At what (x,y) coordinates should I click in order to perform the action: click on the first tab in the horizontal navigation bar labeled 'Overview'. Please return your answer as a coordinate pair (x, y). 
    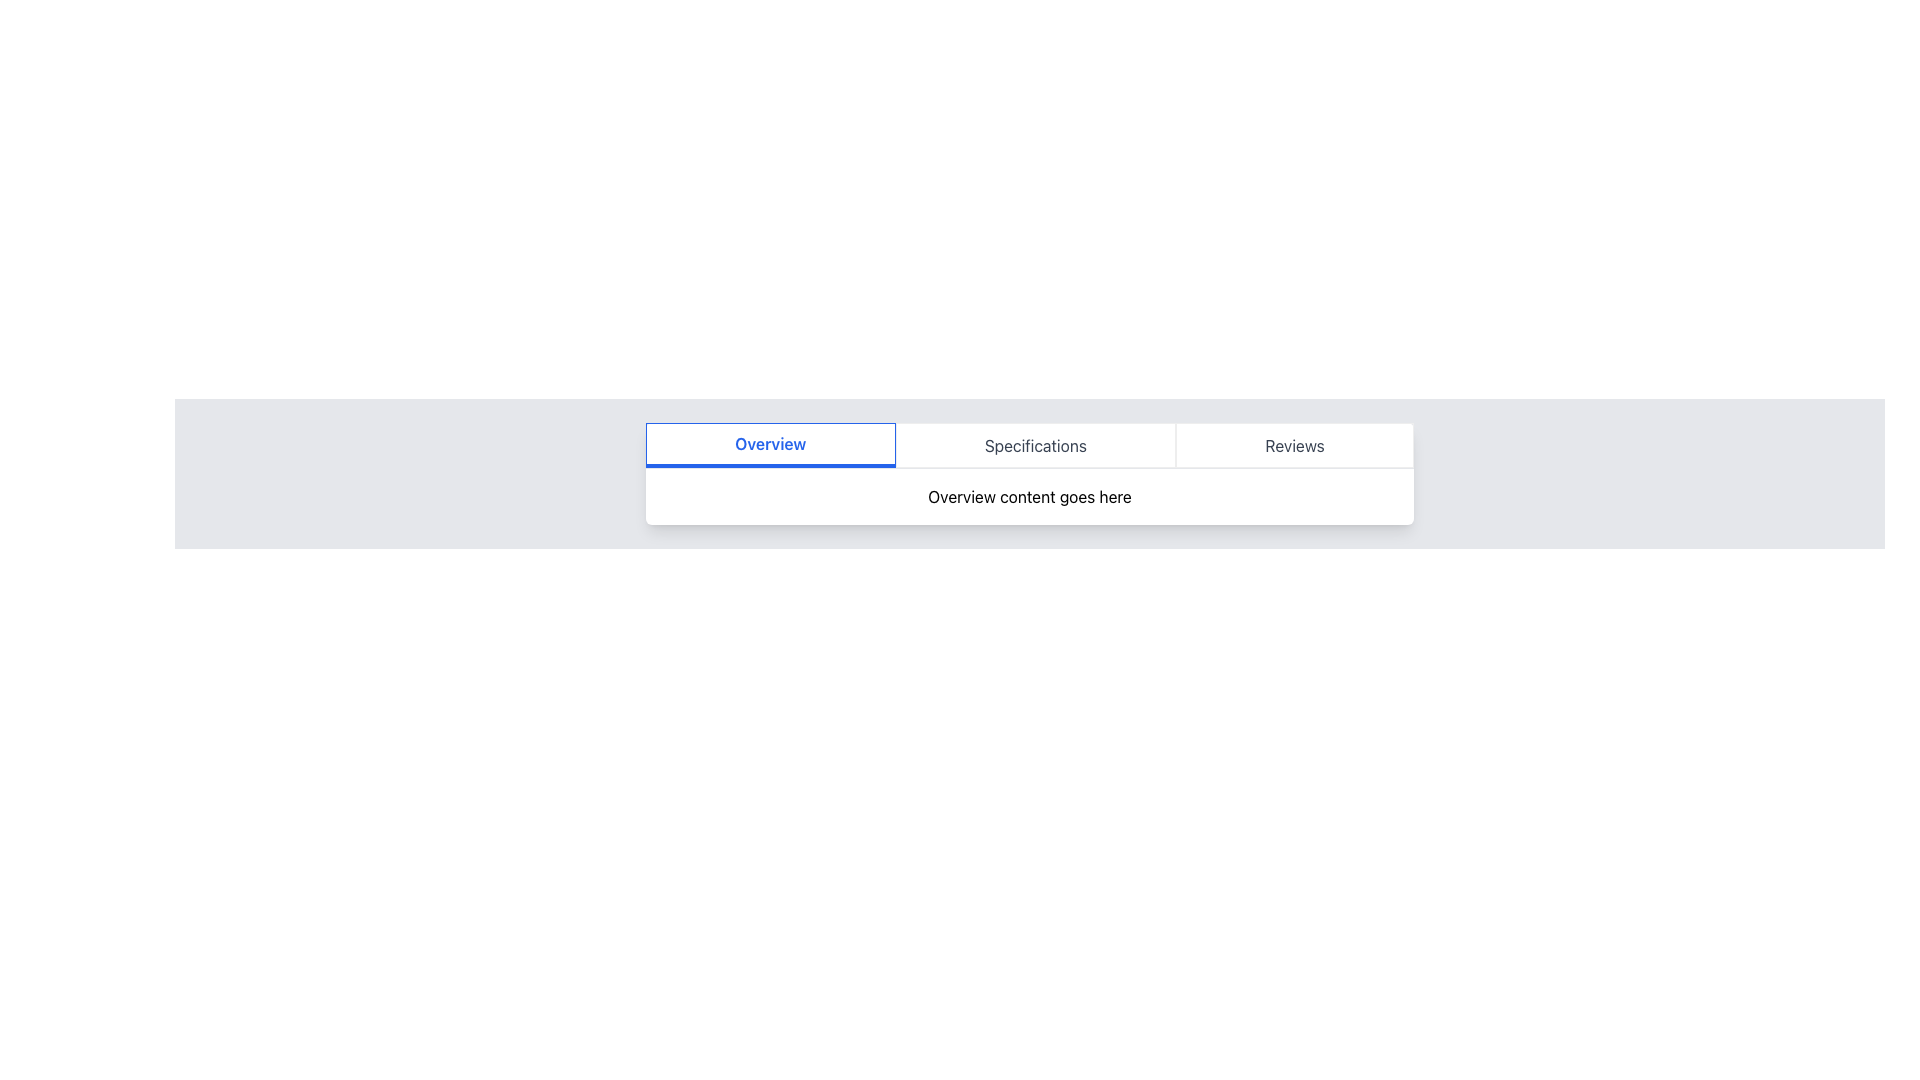
    Looking at the image, I should click on (769, 444).